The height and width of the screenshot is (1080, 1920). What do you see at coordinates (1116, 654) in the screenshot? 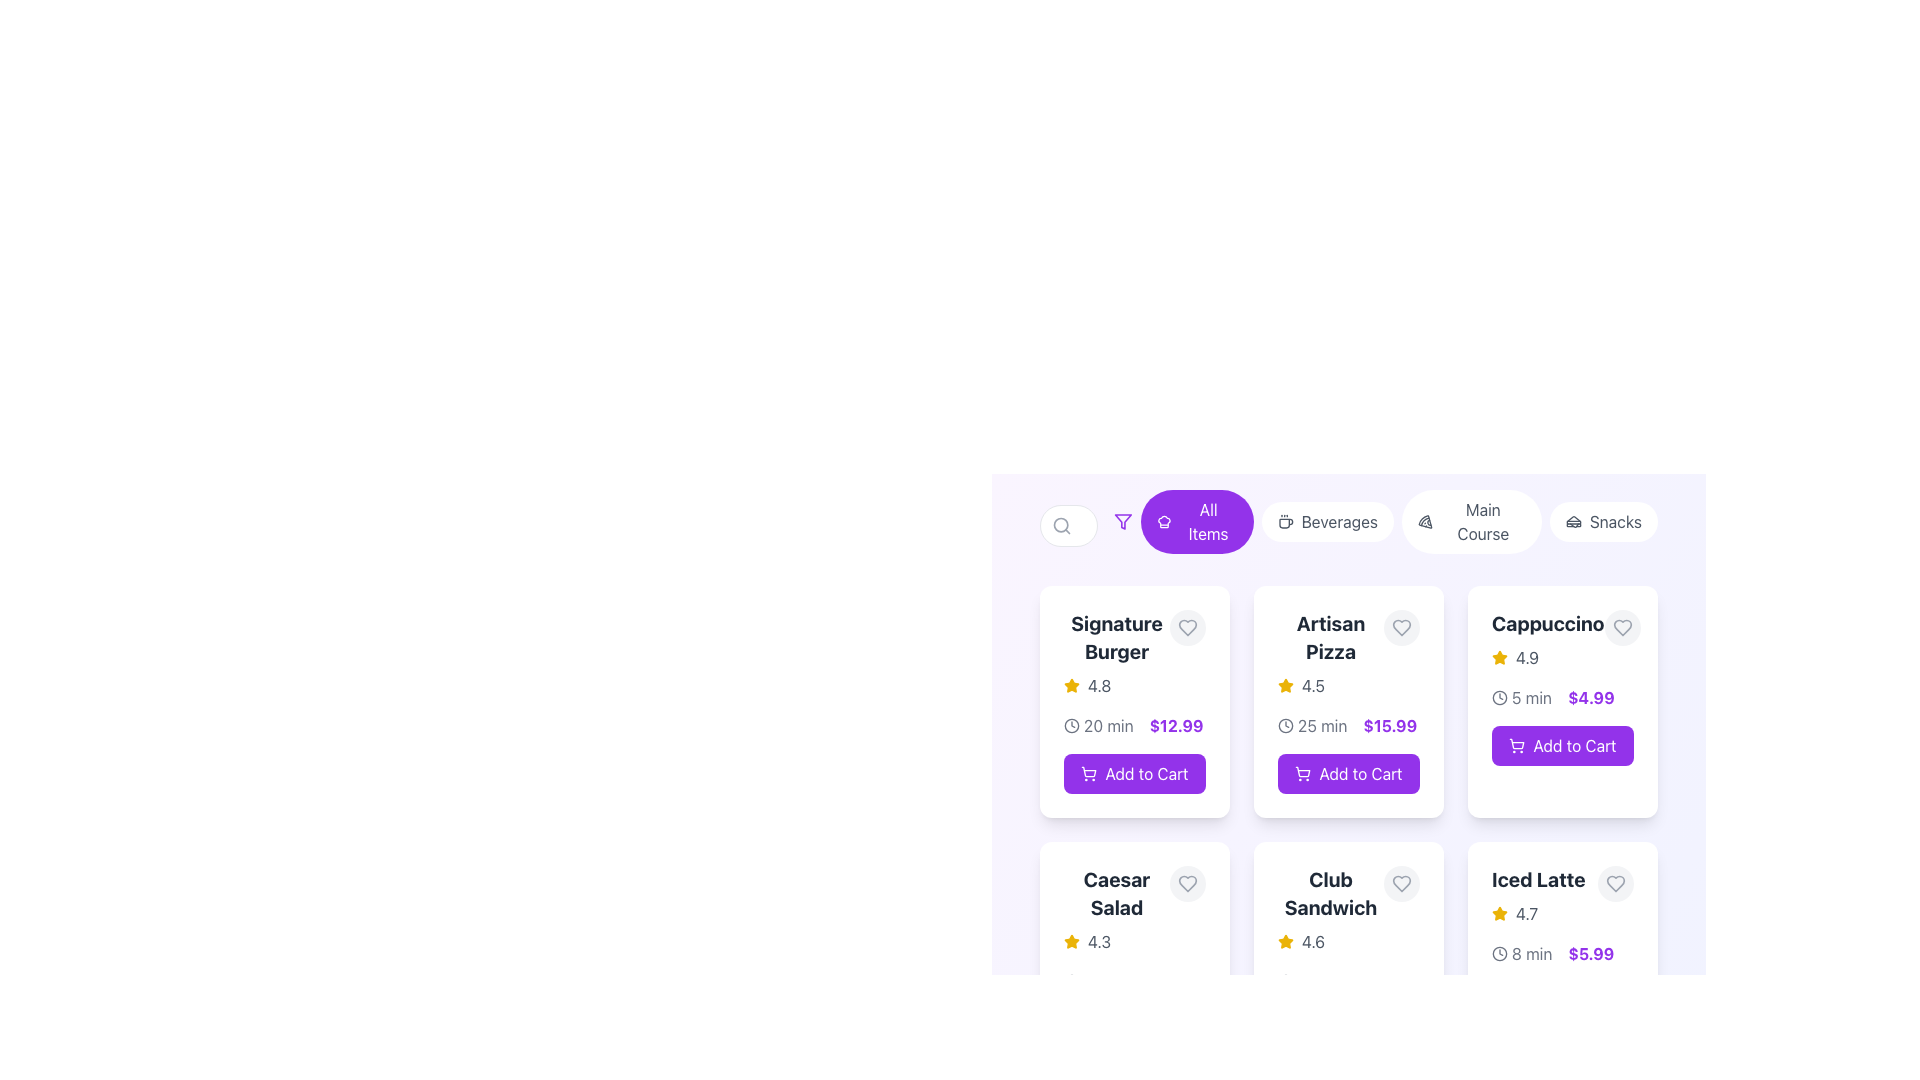
I see `the Text display with a rating indicator for the 'Signature Burger' located in the top-left corner of the grid layout in the menu, above the '20 min $12.99' text and adjacent to a heart icon` at bounding box center [1116, 654].